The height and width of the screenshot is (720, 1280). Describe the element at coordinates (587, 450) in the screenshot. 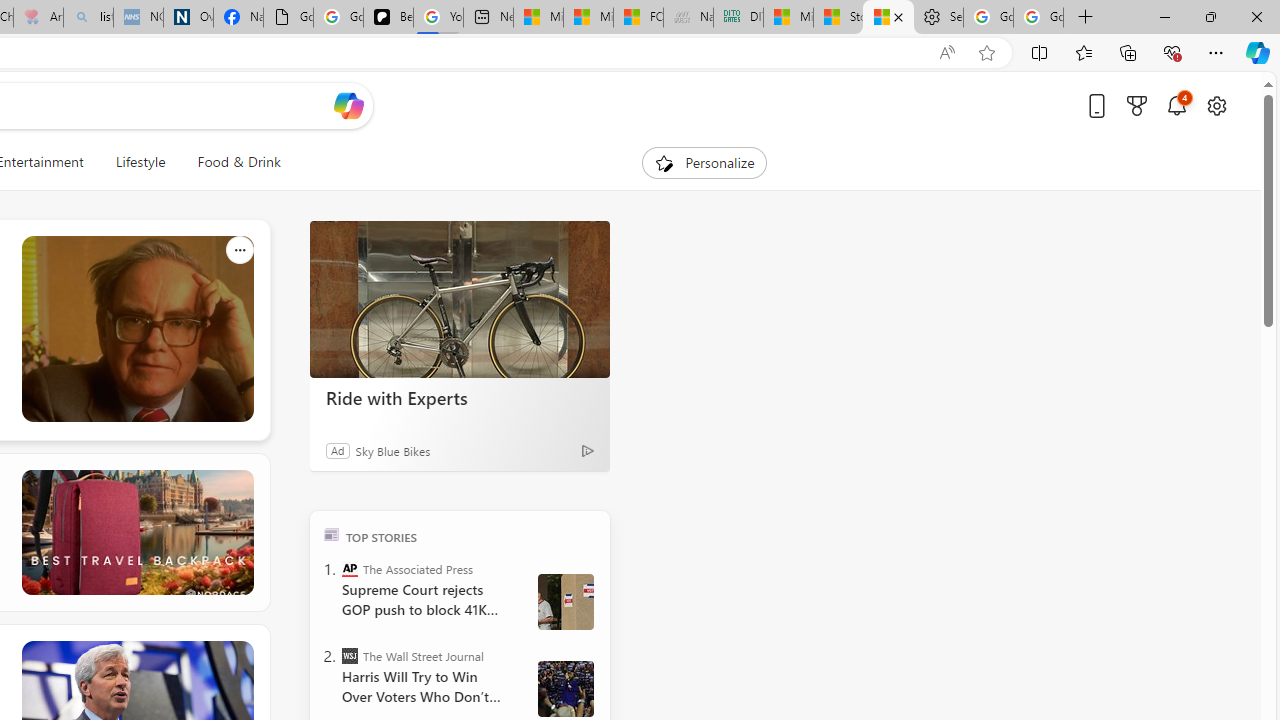

I see `'Ad Choice'` at that location.